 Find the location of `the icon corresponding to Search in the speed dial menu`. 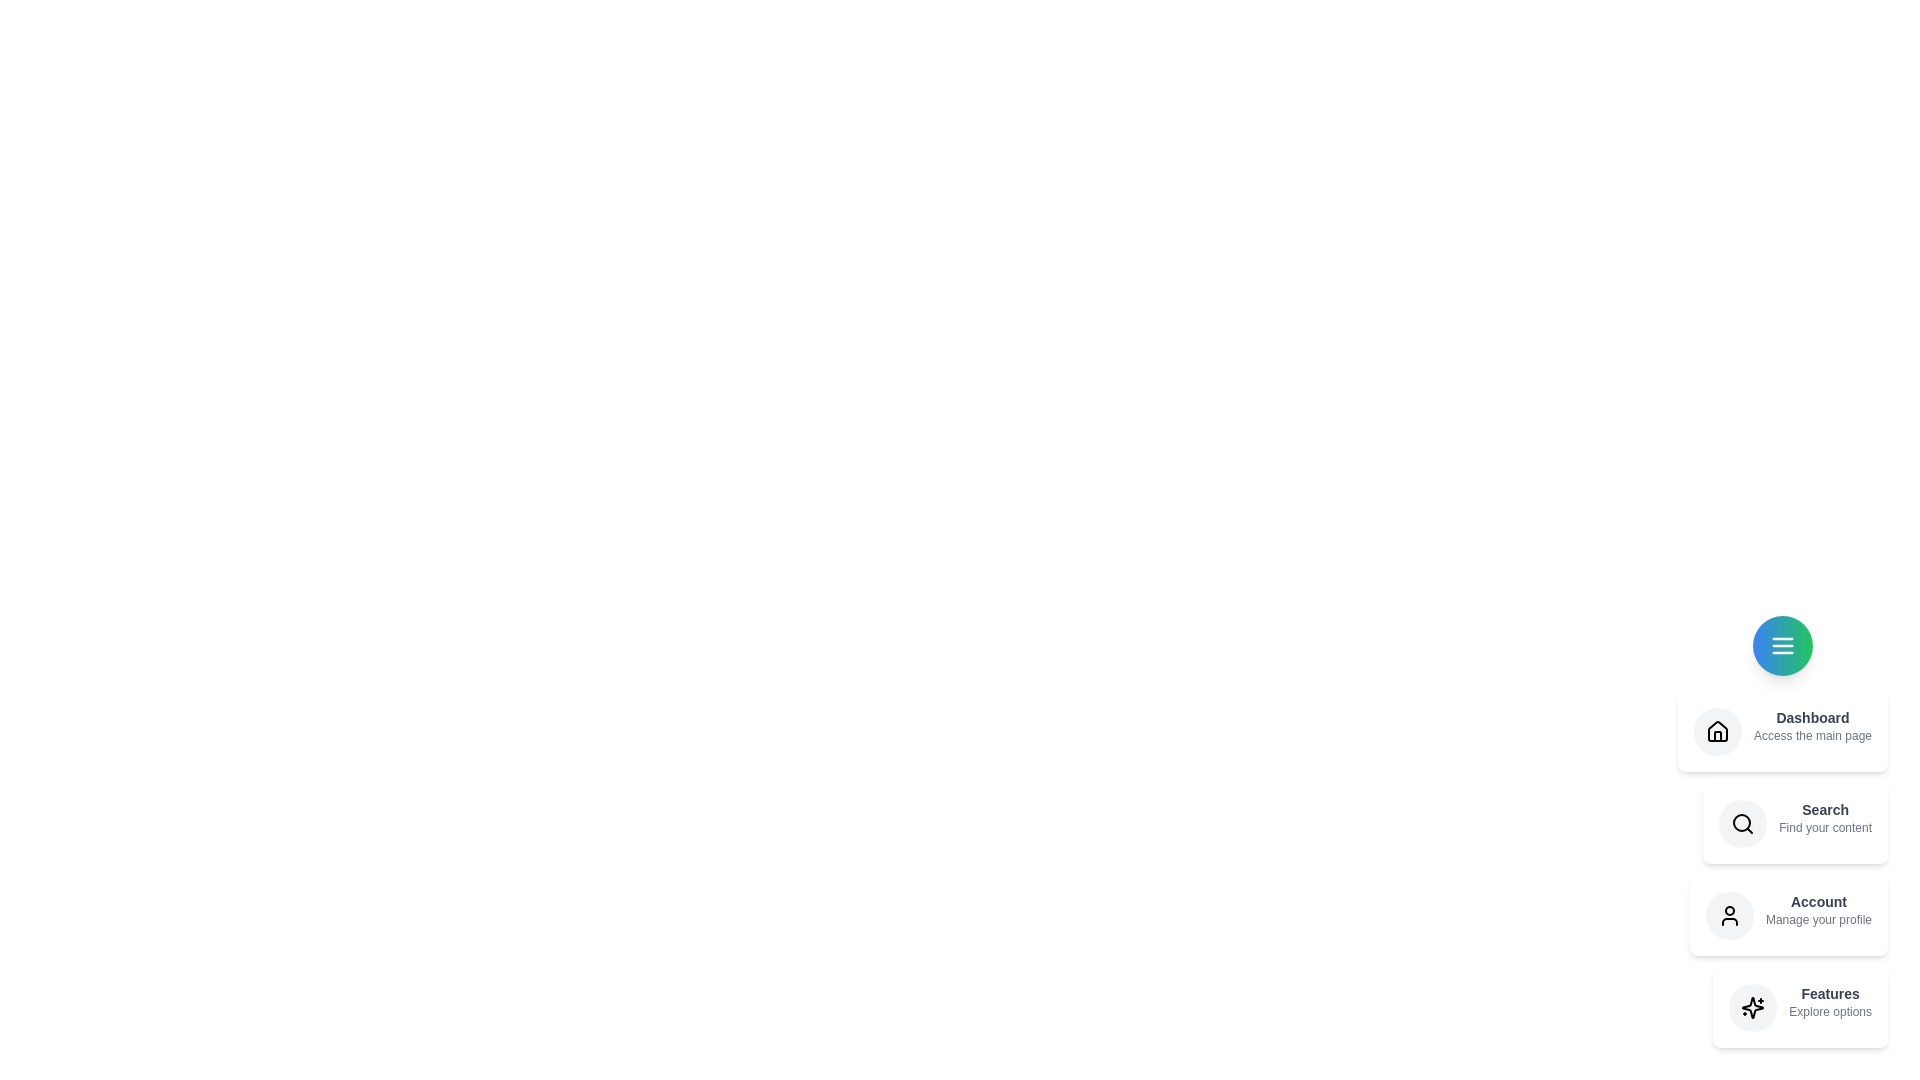

the icon corresponding to Search in the speed dial menu is located at coordinates (1742, 824).